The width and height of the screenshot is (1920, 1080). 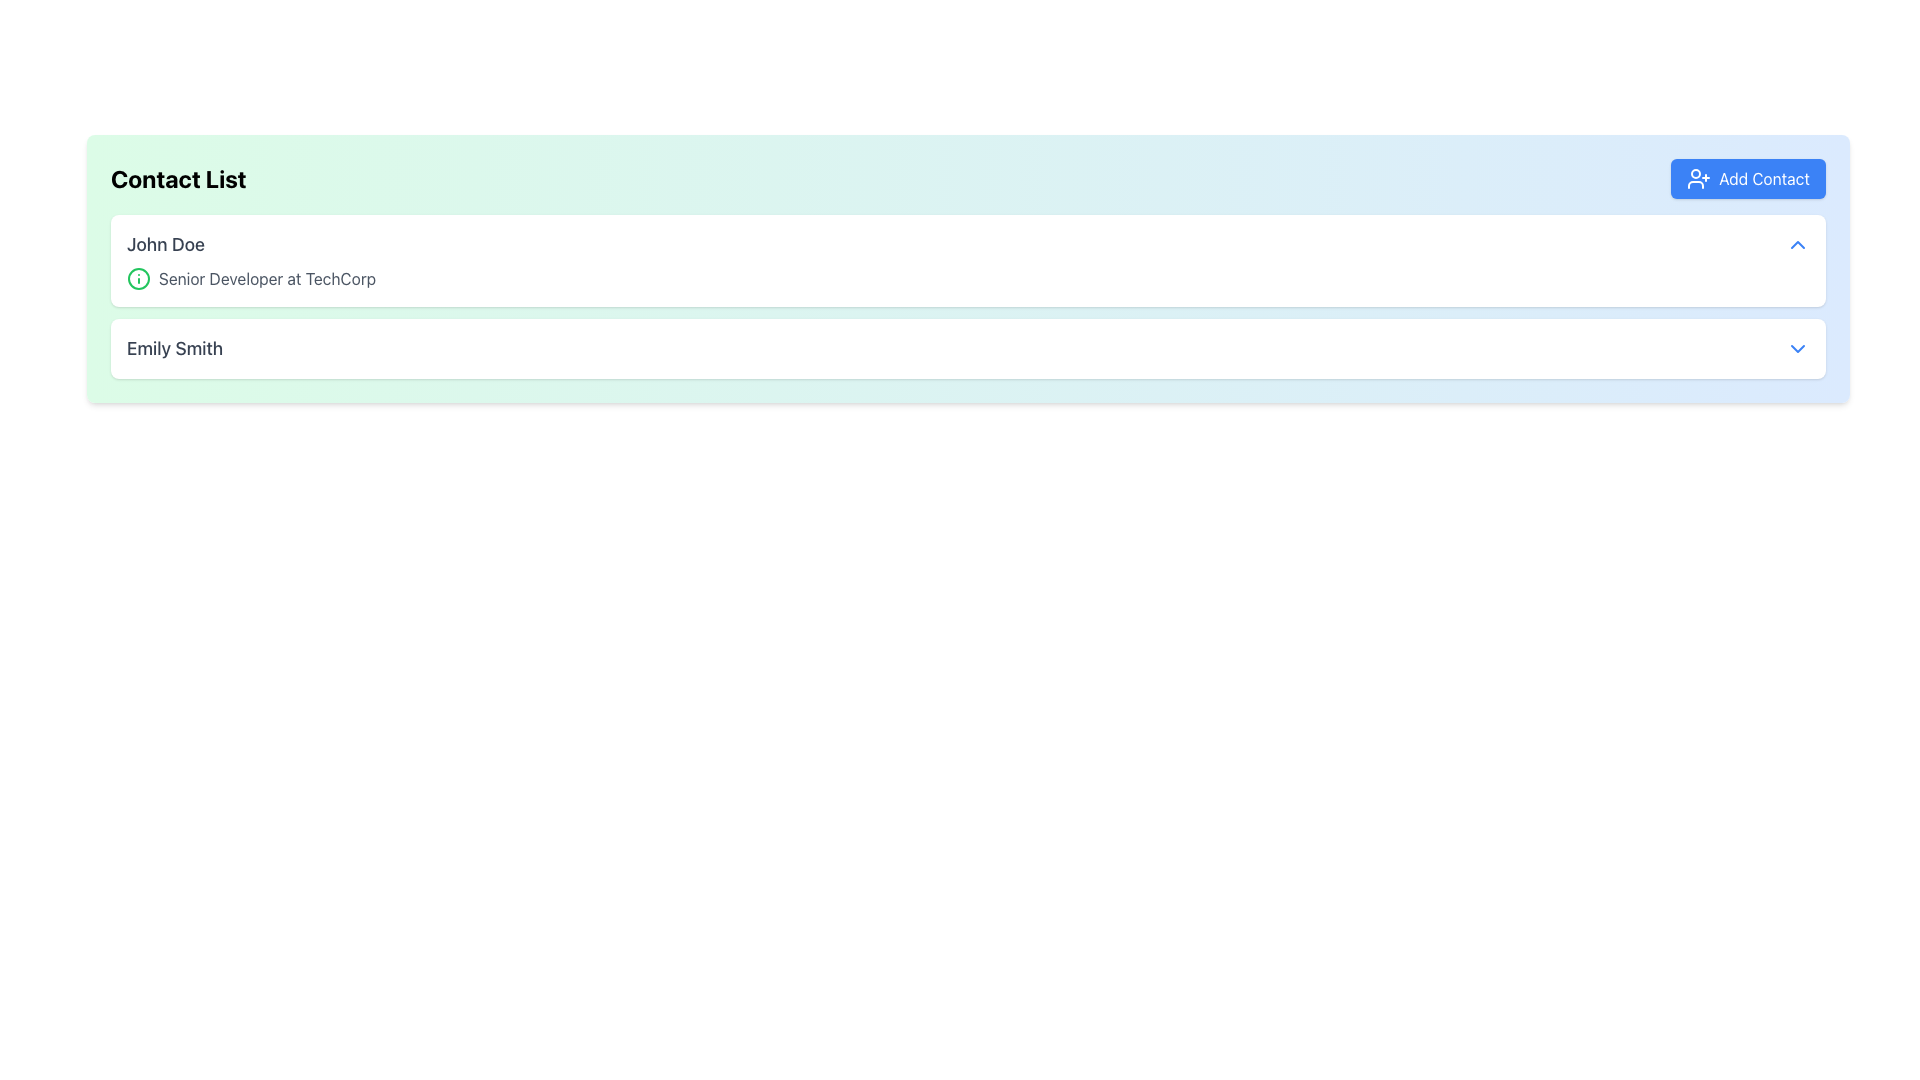 What do you see at coordinates (138, 278) in the screenshot?
I see `the information icon located in front of the text 'Senior Developer at TechCorp' associated with user John Doe in the second line of the 'Contact List' interface` at bounding box center [138, 278].